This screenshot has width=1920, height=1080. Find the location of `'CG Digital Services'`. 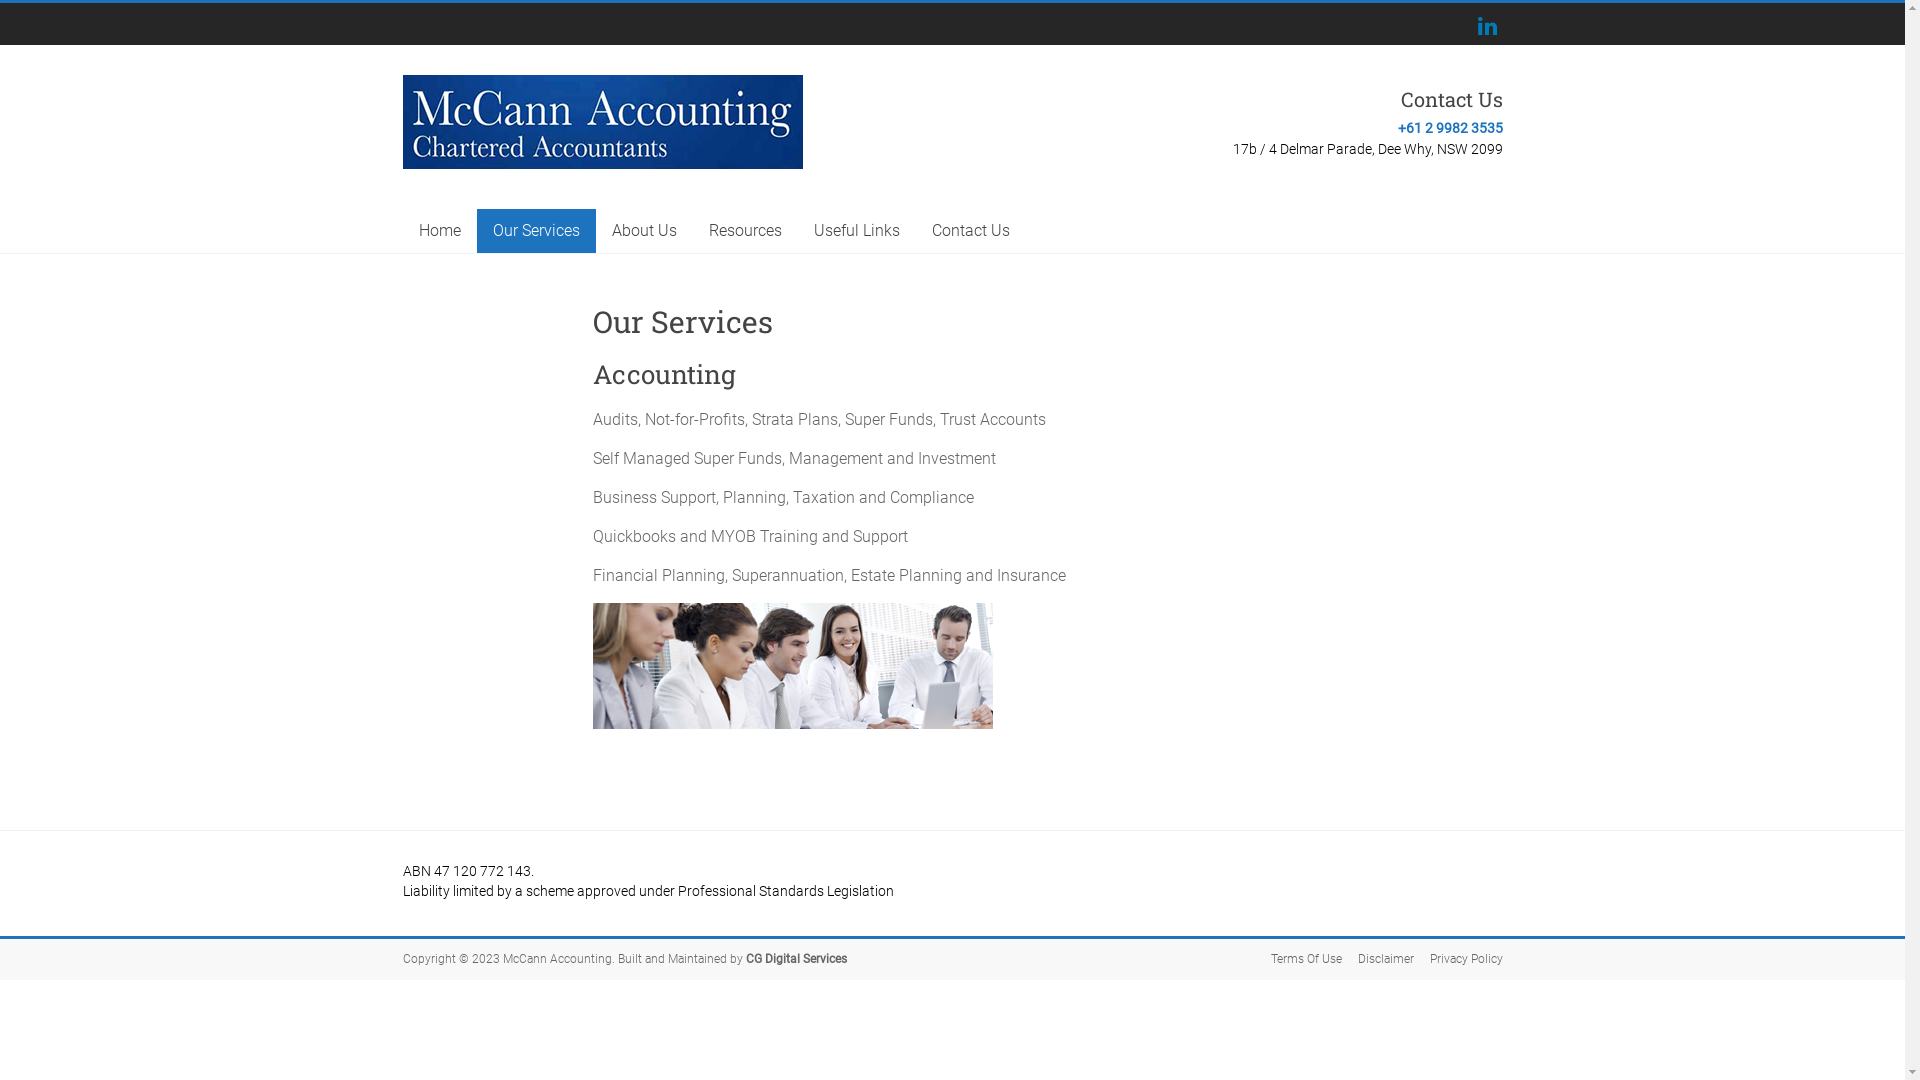

'CG Digital Services' is located at coordinates (795, 958).